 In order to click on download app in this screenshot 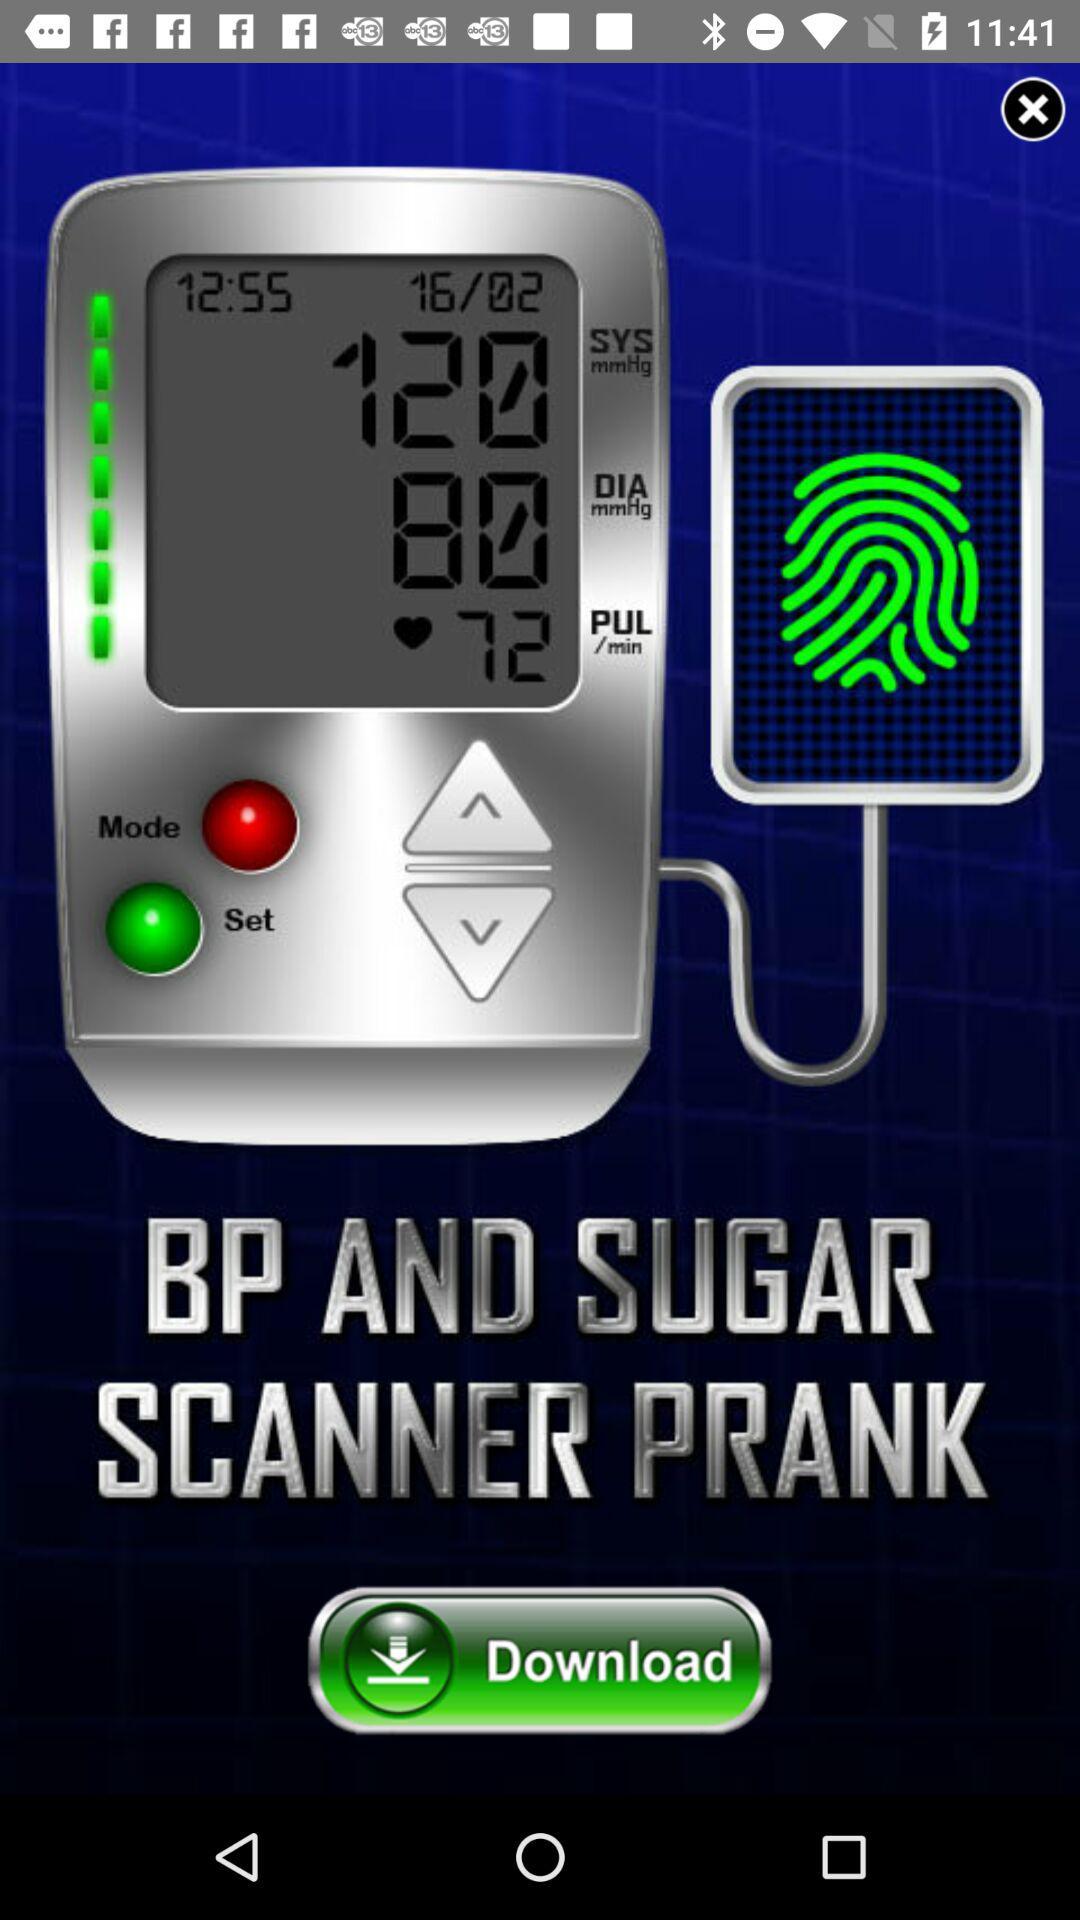, I will do `click(540, 1661)`.